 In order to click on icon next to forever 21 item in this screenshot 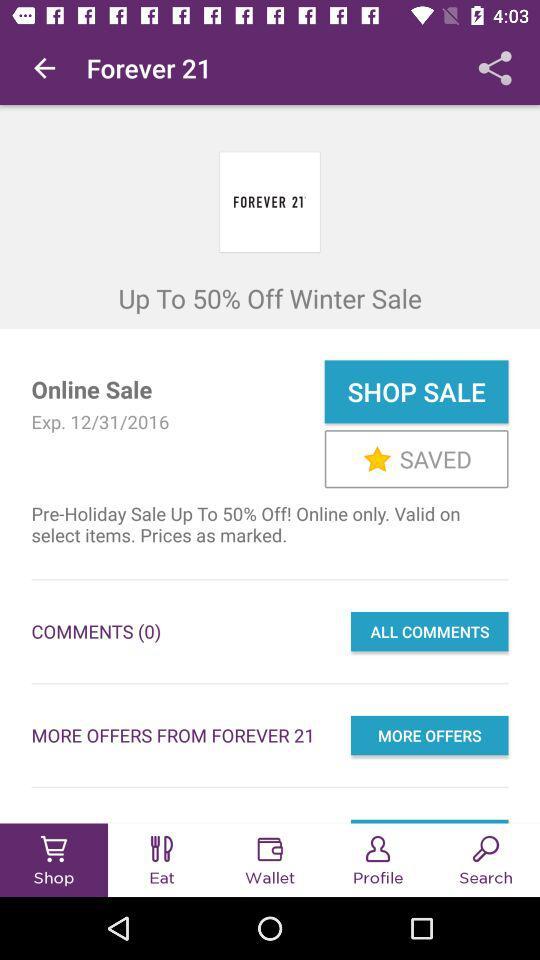, I will do `click(44, 68)`.